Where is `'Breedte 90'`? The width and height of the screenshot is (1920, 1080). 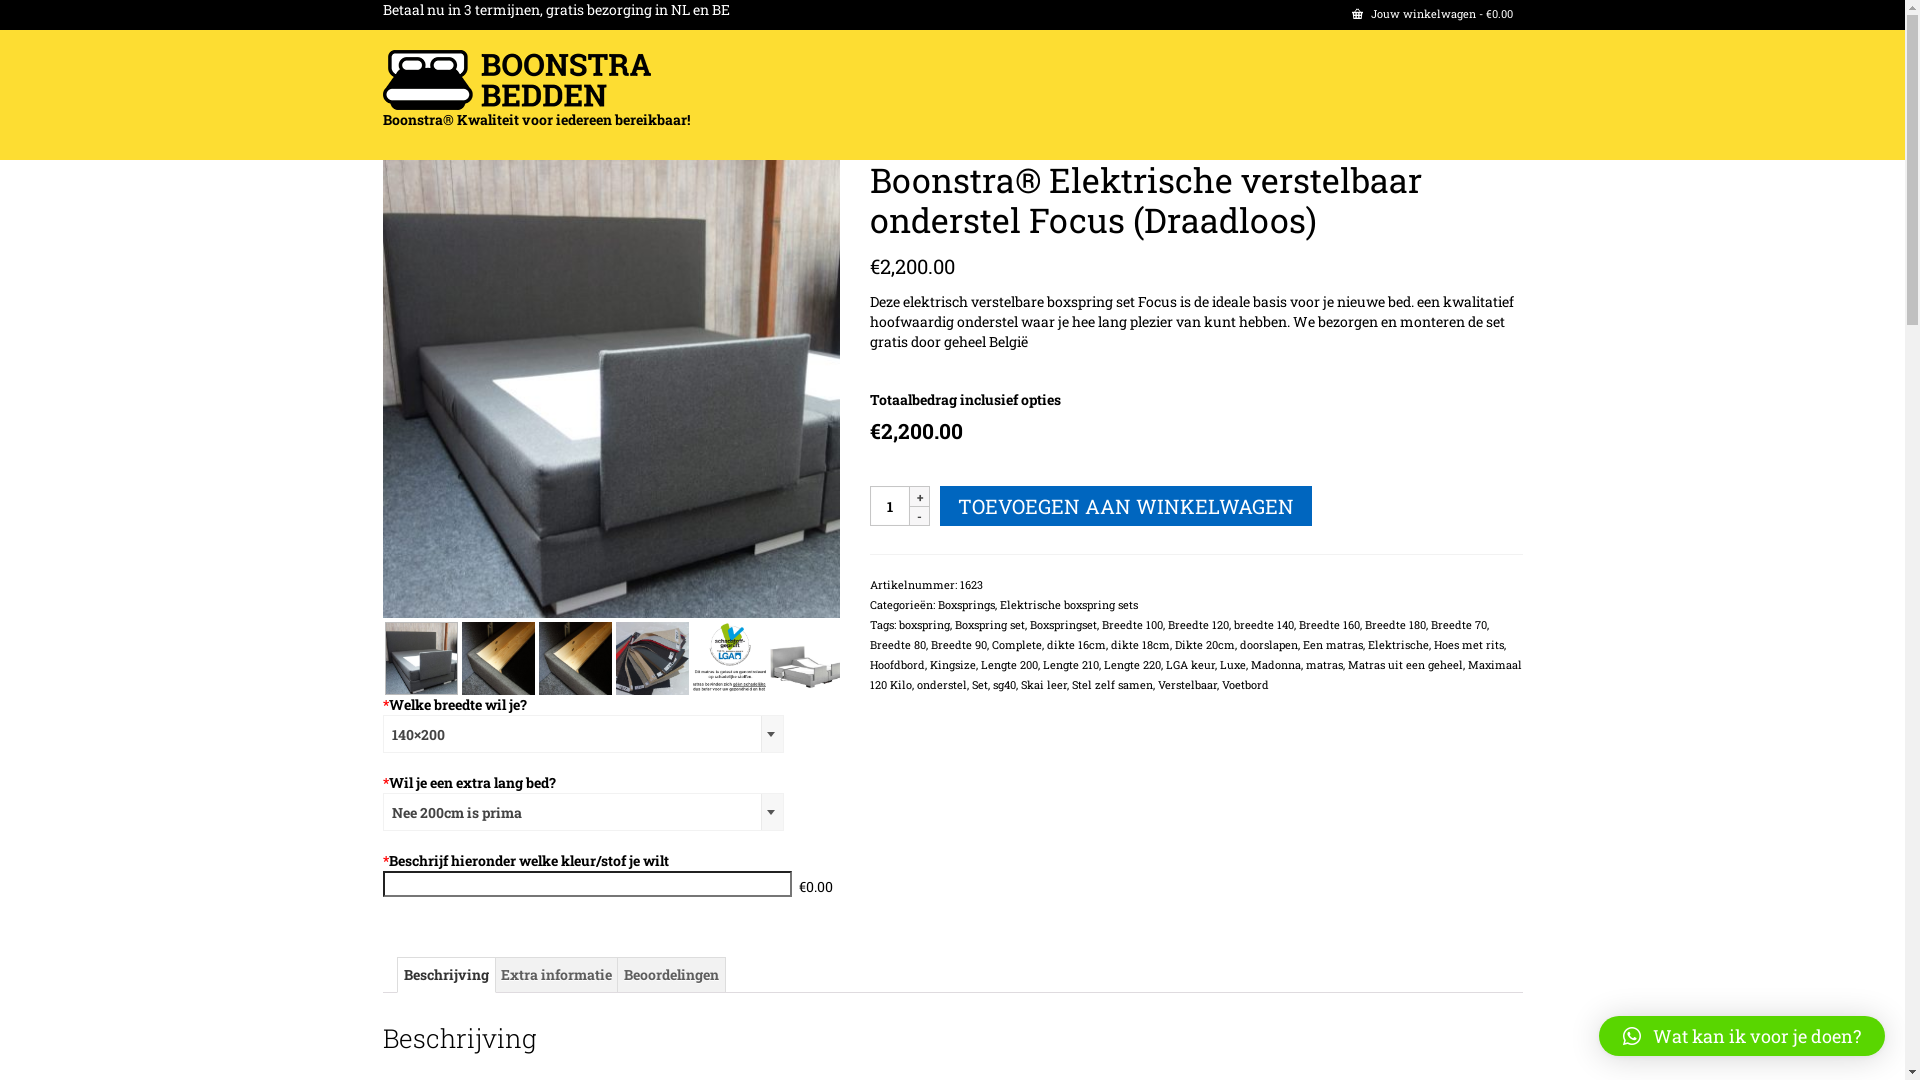 'Breedte 90' is located at coordinates (958, 644).